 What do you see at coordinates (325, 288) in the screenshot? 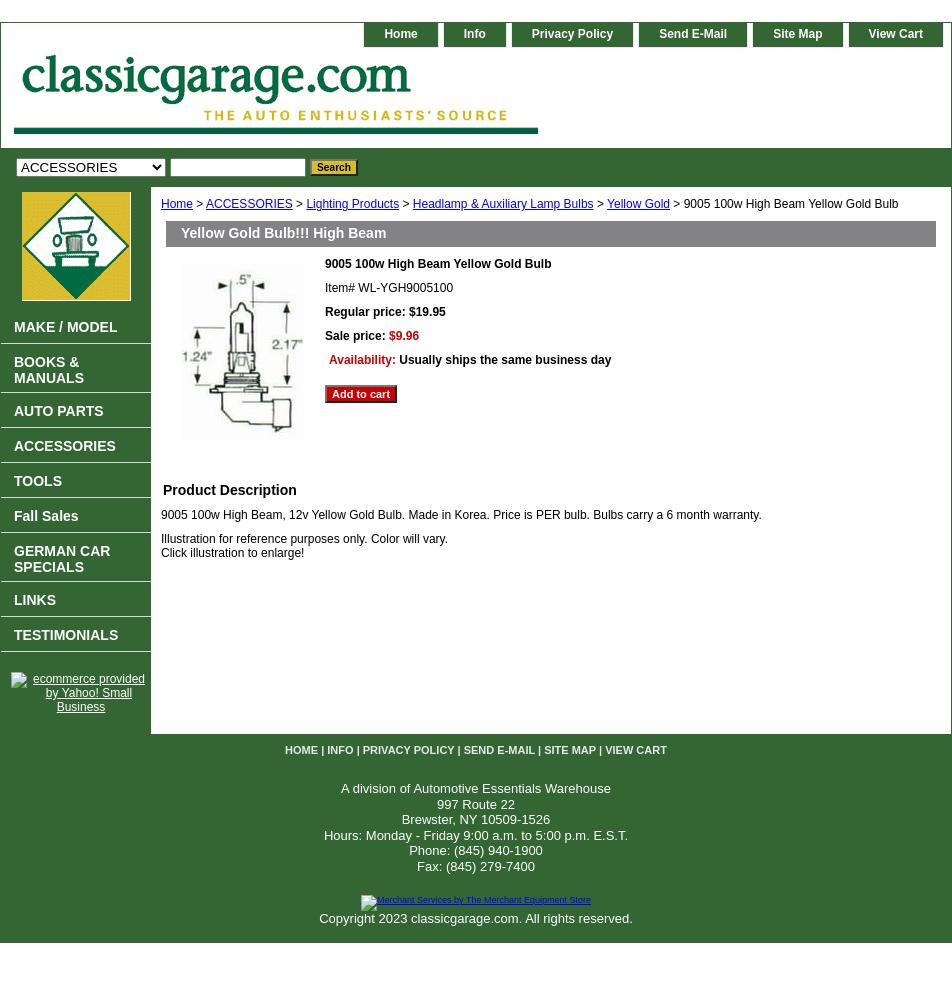
I see `'Item#'` at bounding box center [325, 288].